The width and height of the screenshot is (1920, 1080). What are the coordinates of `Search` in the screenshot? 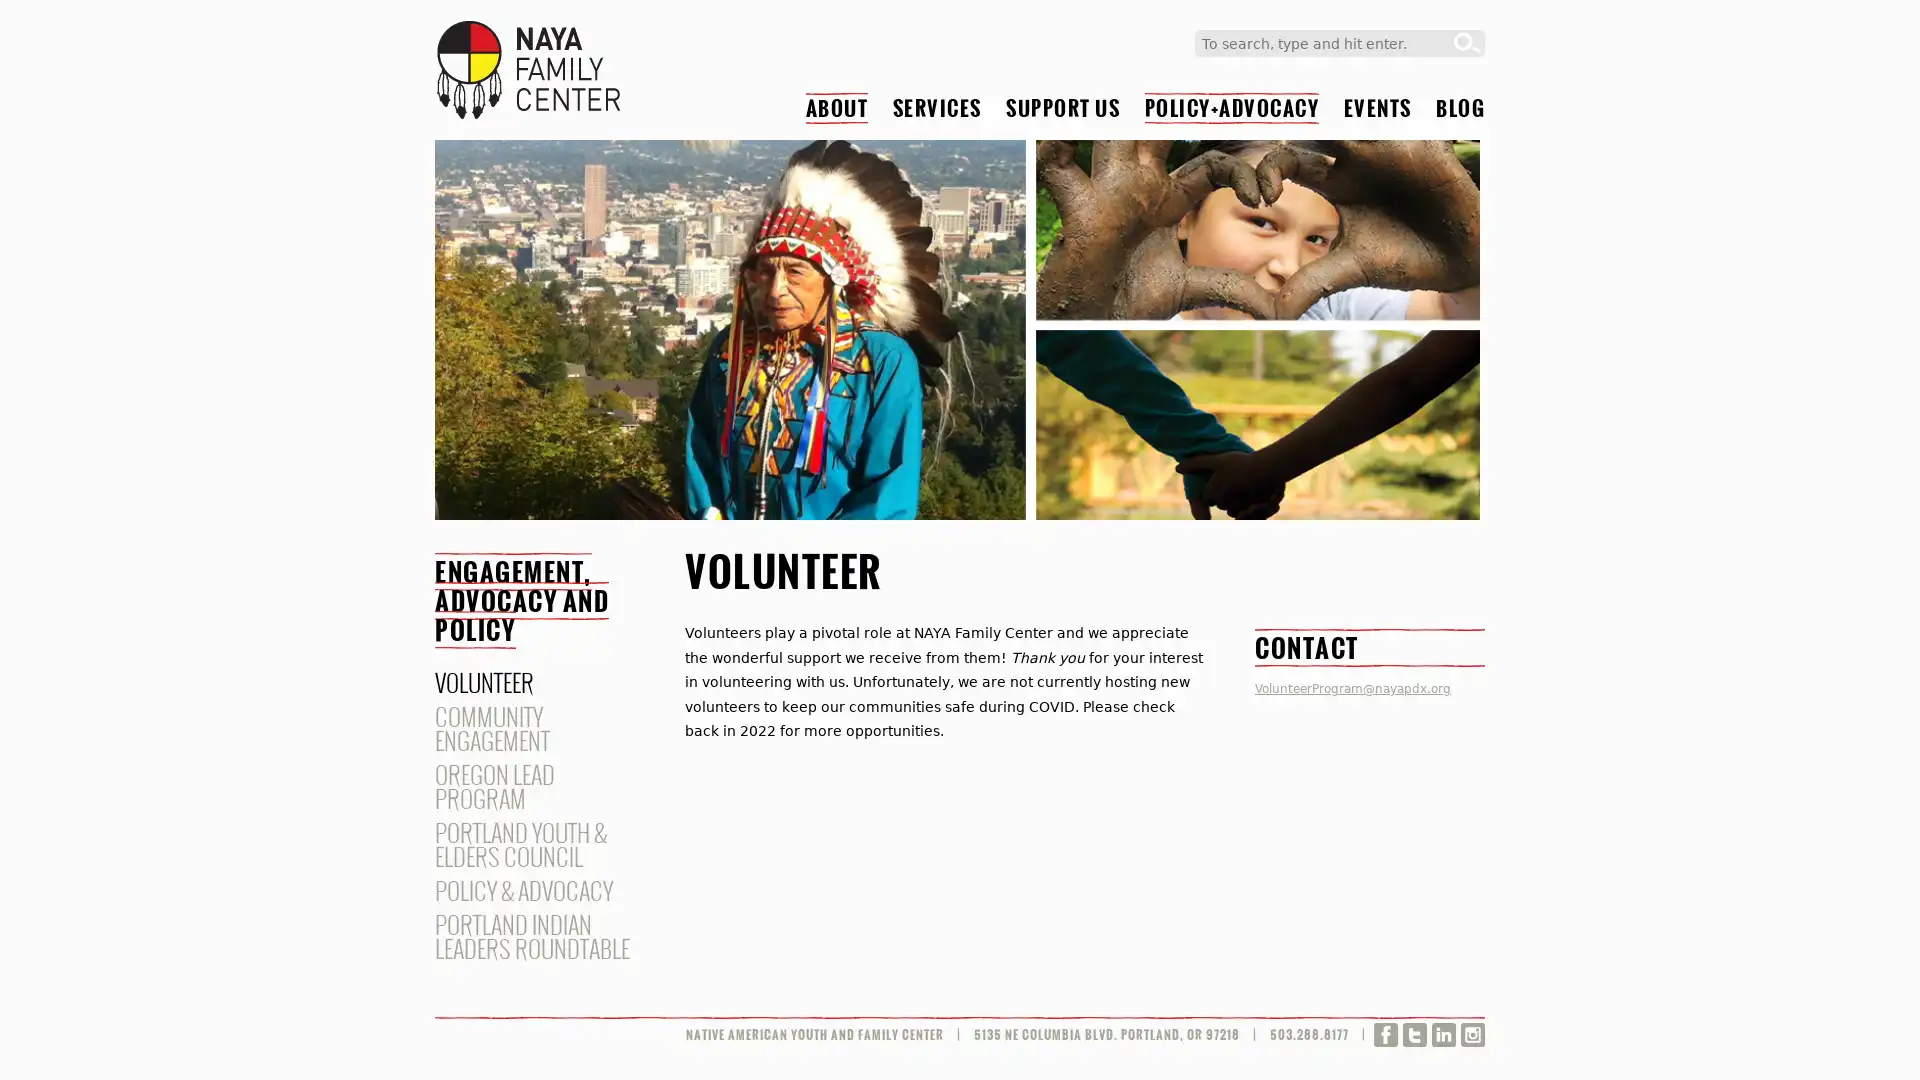 It's located at (1467, 43).